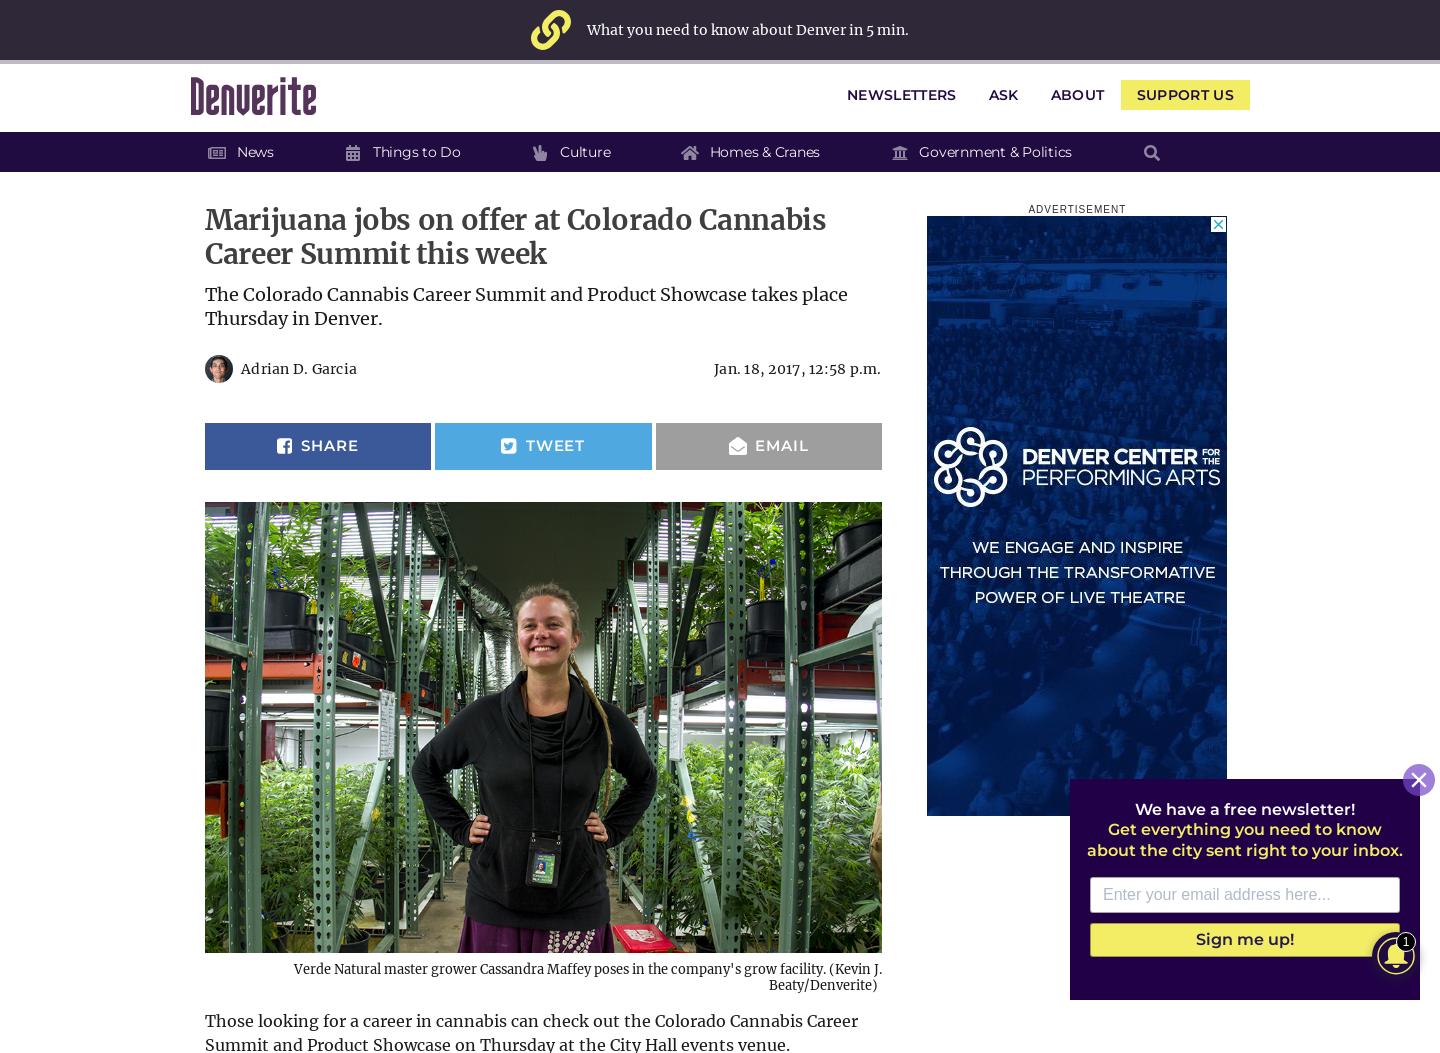  Describe the element at coordinates (253, 150) in the screenshot. I see `'News'` at that location.